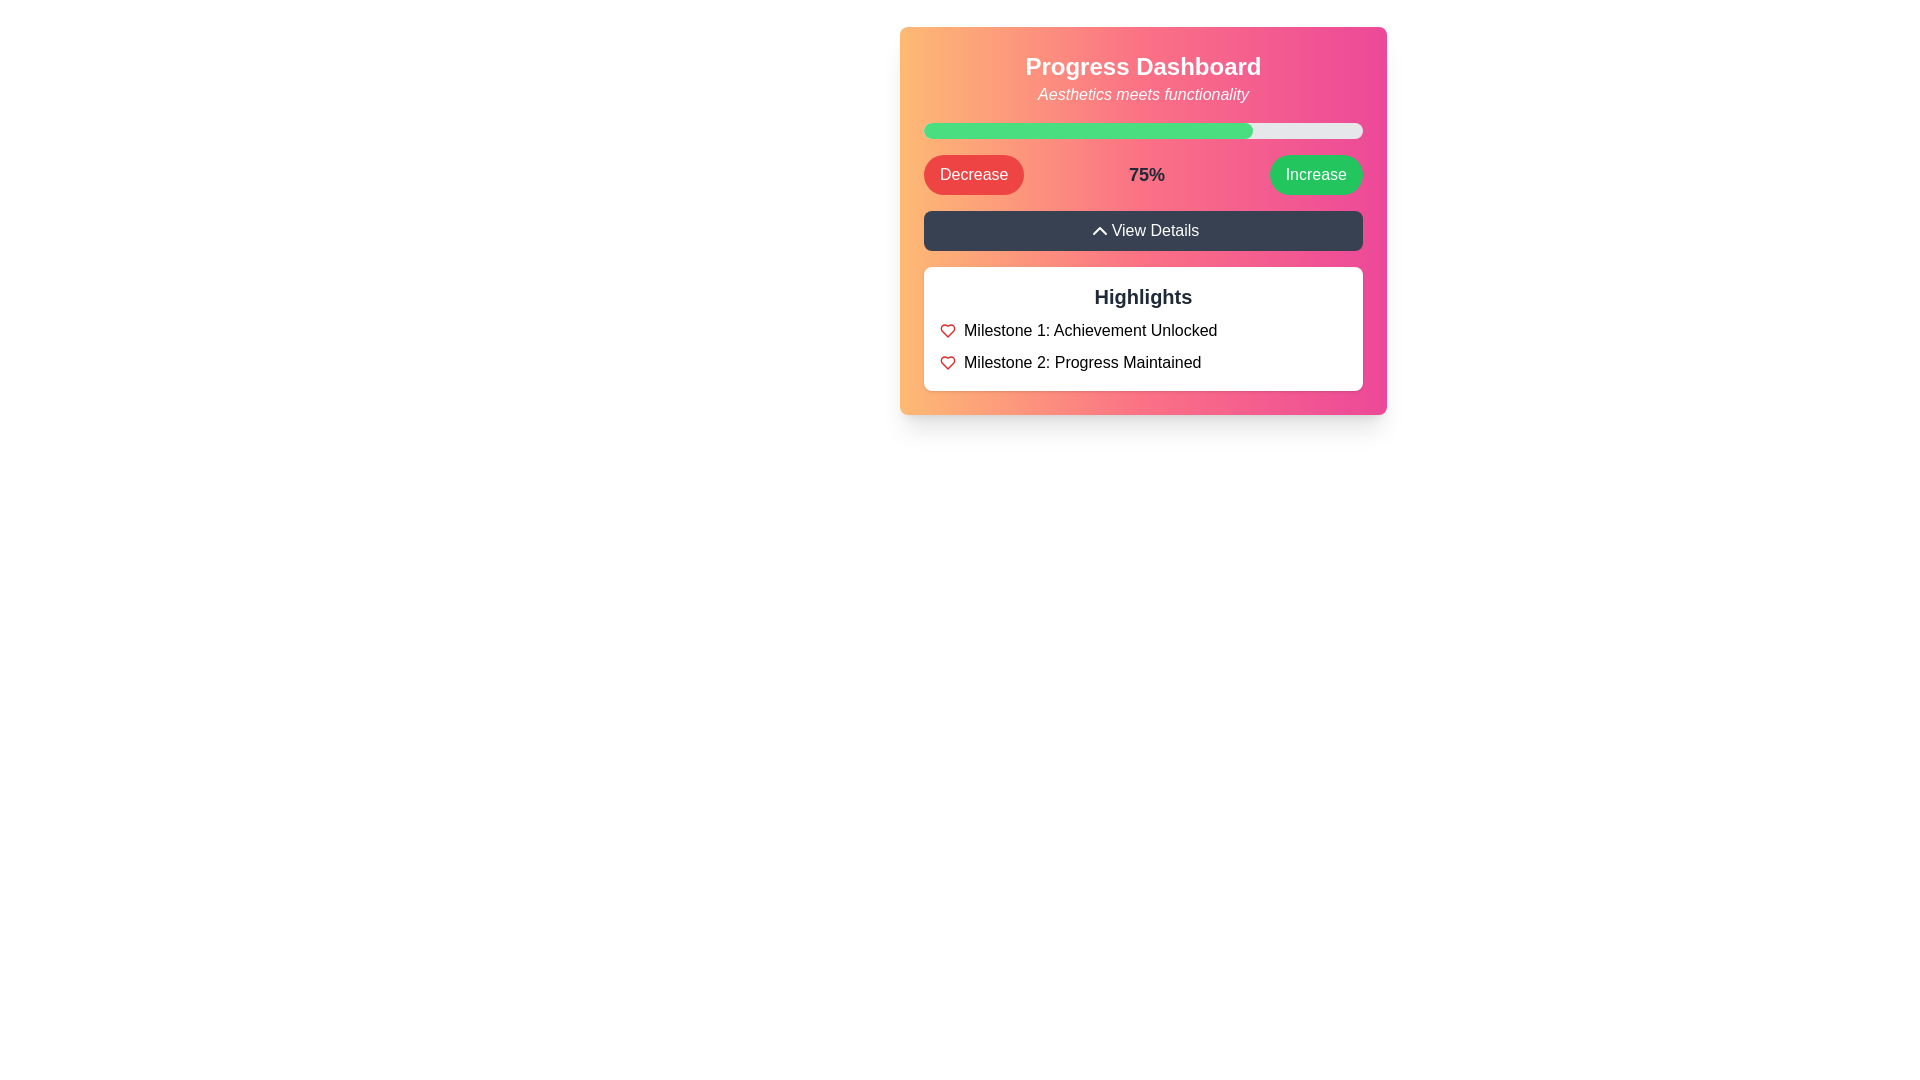 This screenshot has width=1920, height=1080. Describe the element at coordinates (1143, 230) in the screenshot. I see `the rectangular button labeled 'View Details' with a dark gray background and an upward-pointing chevron icon` at that location.